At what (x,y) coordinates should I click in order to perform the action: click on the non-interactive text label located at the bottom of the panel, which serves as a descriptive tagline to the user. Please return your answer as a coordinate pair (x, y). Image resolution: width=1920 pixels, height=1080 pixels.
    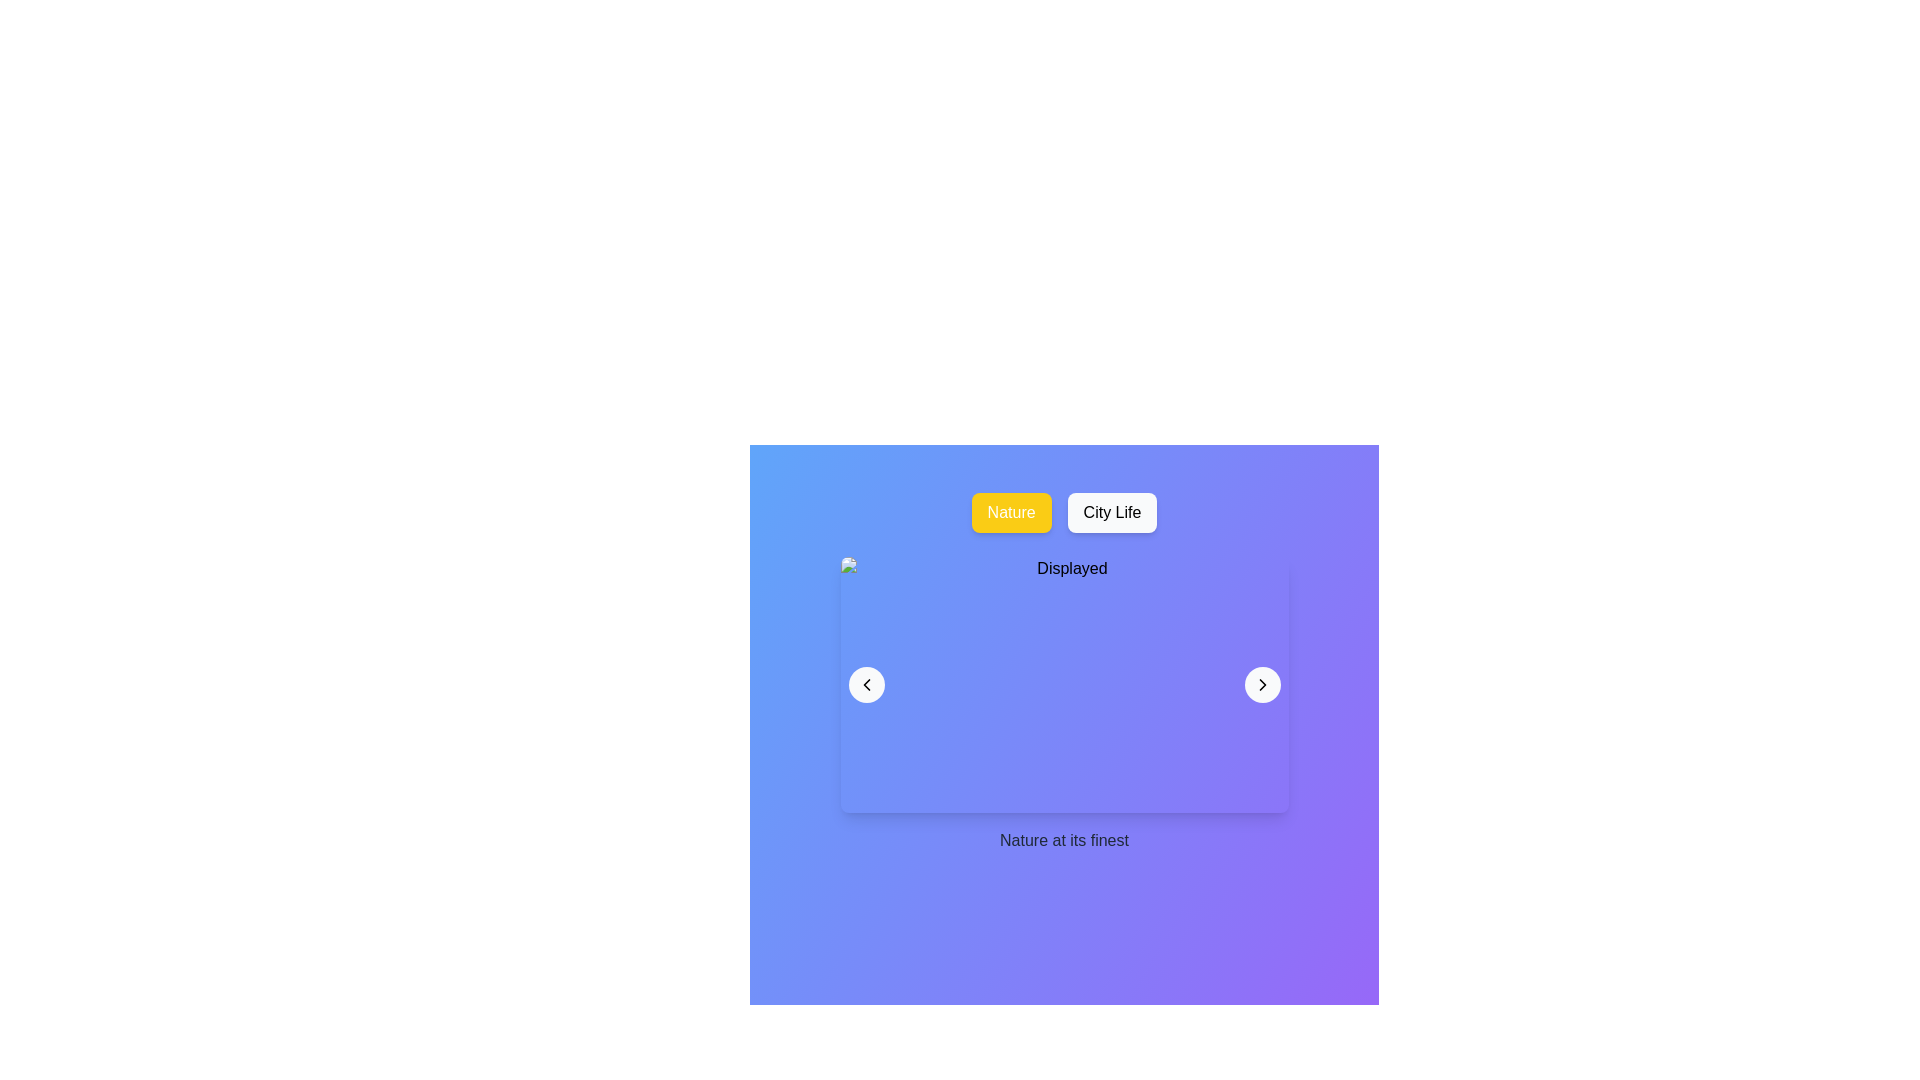
    Looking at the image, I should click on (1063, 840).